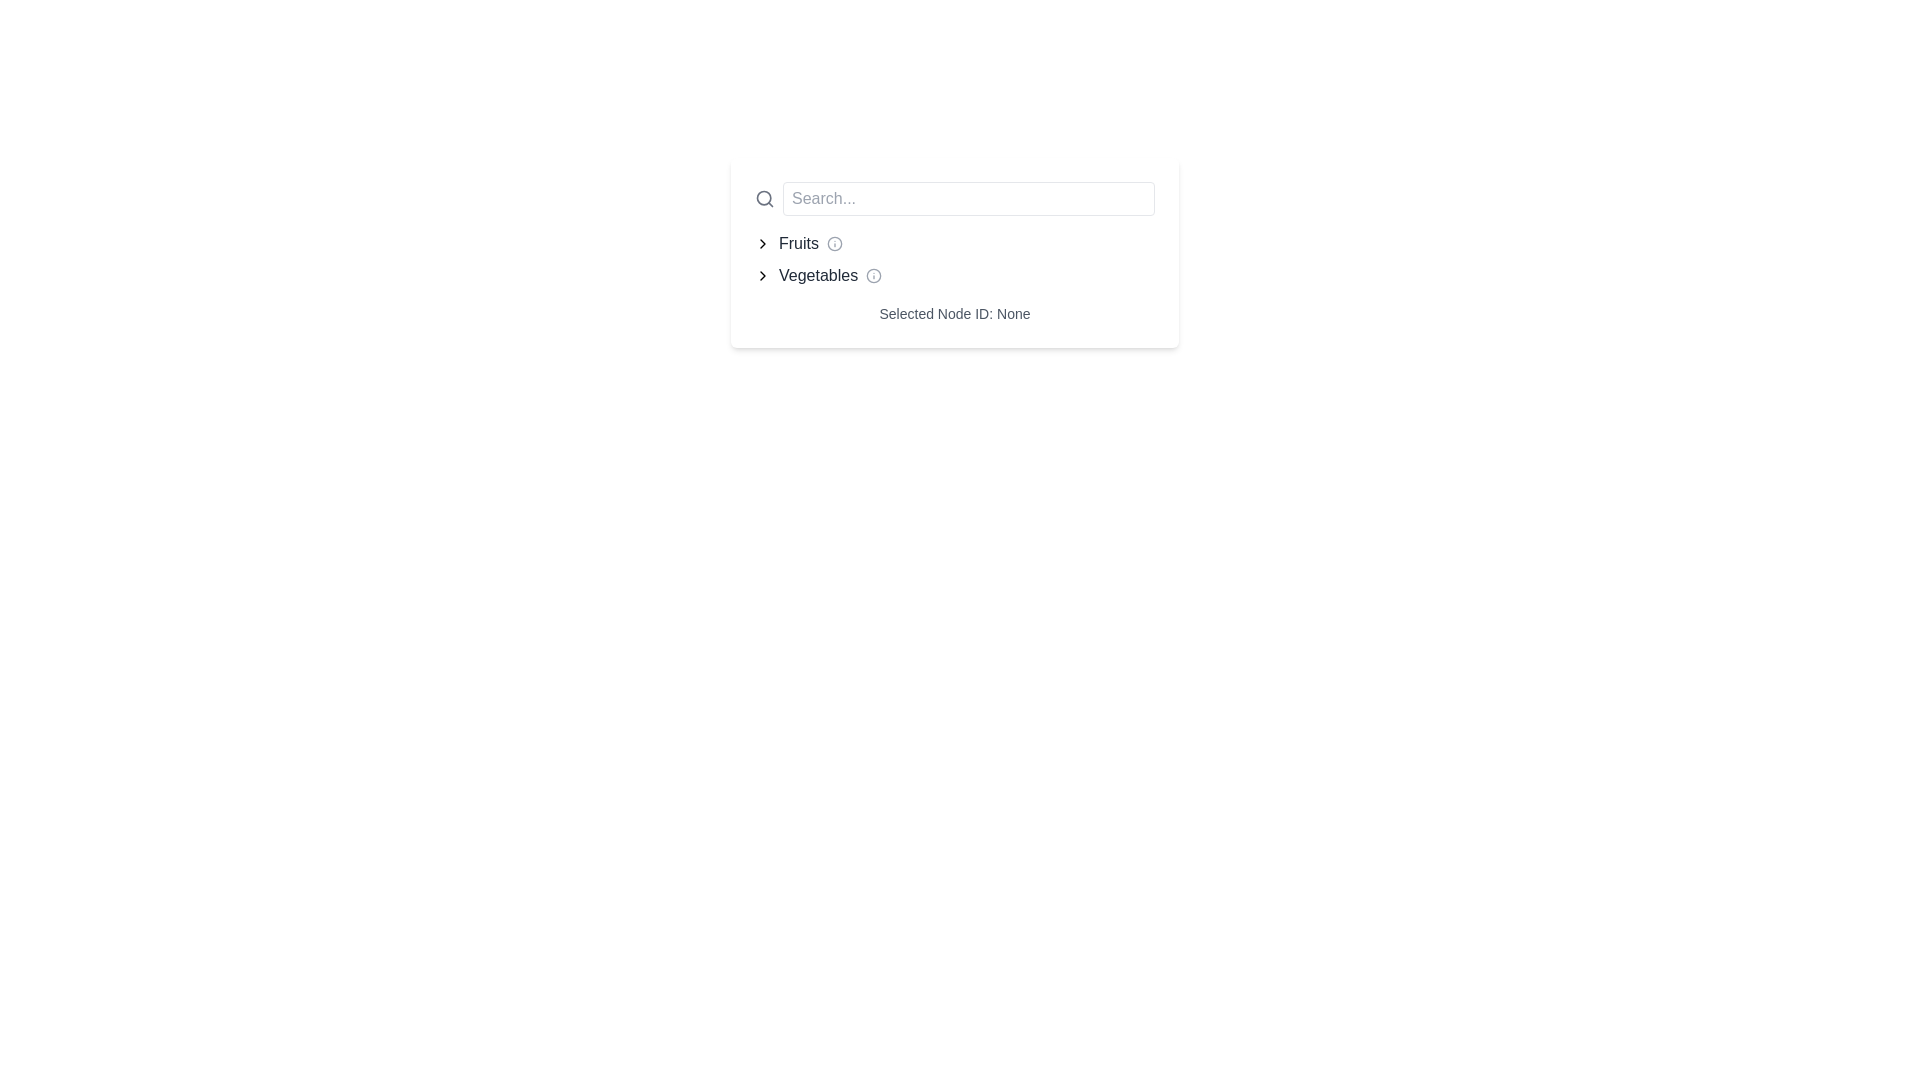 The image size is (1920, 1080). I want to click on the 'Fruits' or 'Vegetables' category names in the navigational list, so click(954, 258).